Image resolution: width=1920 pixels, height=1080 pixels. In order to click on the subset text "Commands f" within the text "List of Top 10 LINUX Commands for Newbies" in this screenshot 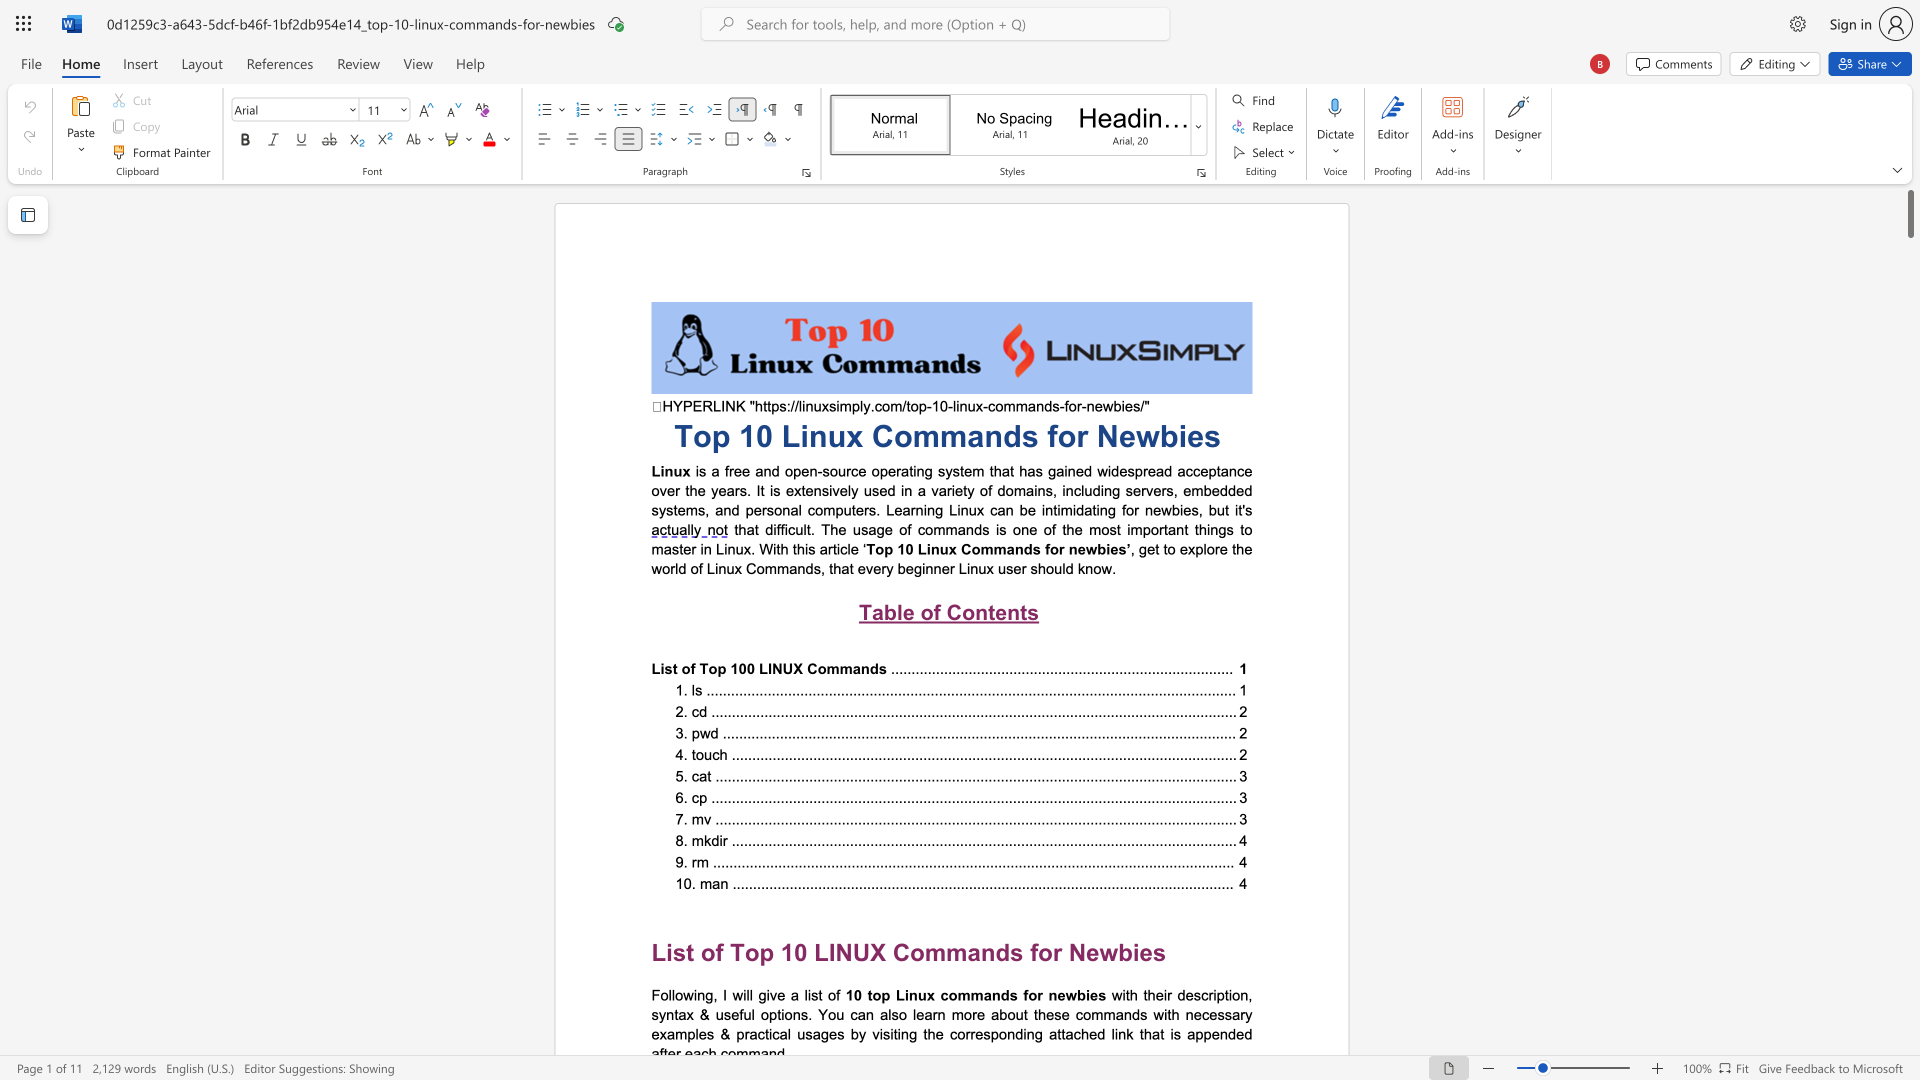, I will do `click(891, 951)`.